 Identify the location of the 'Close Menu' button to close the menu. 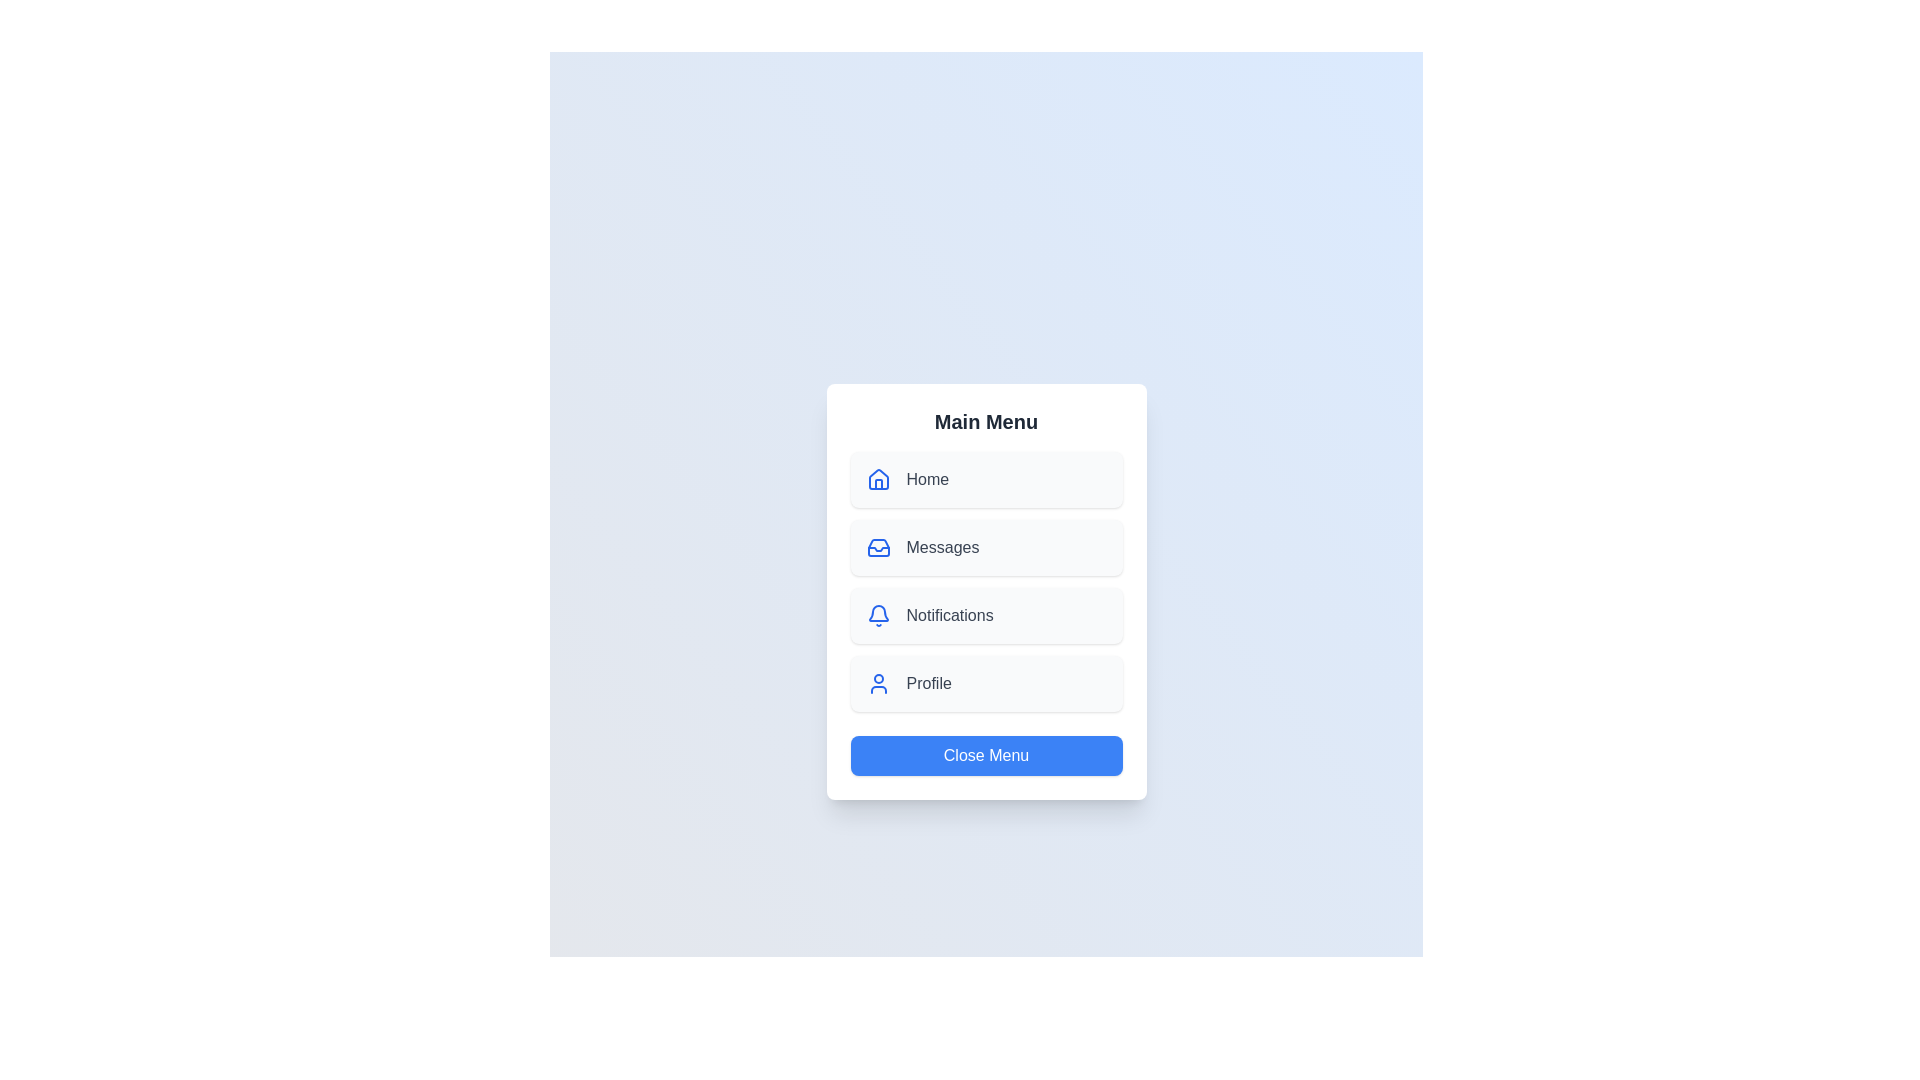
(986, 756).